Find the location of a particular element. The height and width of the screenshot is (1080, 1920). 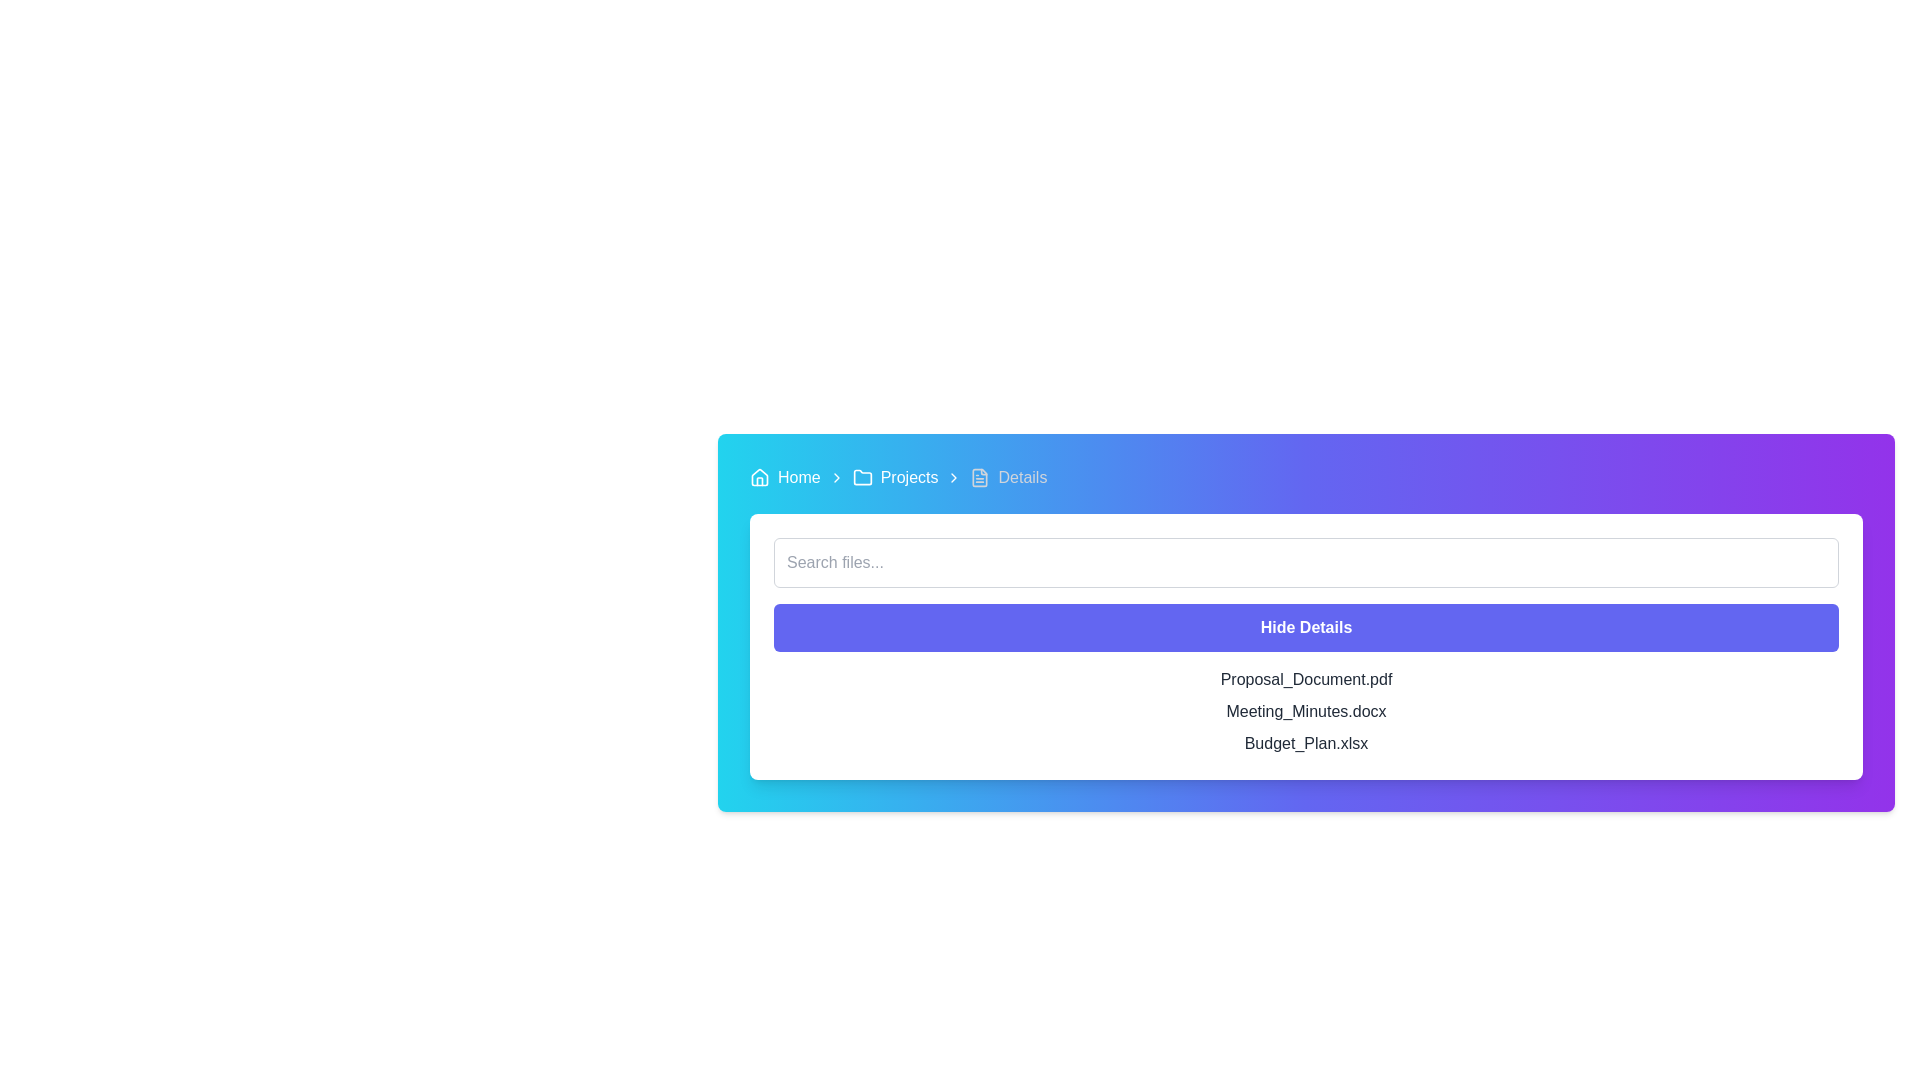

the third item of the breadcrumb navigation, located to the right of the 'Projects' label, to view more information is located at coordinates (1008, 478).